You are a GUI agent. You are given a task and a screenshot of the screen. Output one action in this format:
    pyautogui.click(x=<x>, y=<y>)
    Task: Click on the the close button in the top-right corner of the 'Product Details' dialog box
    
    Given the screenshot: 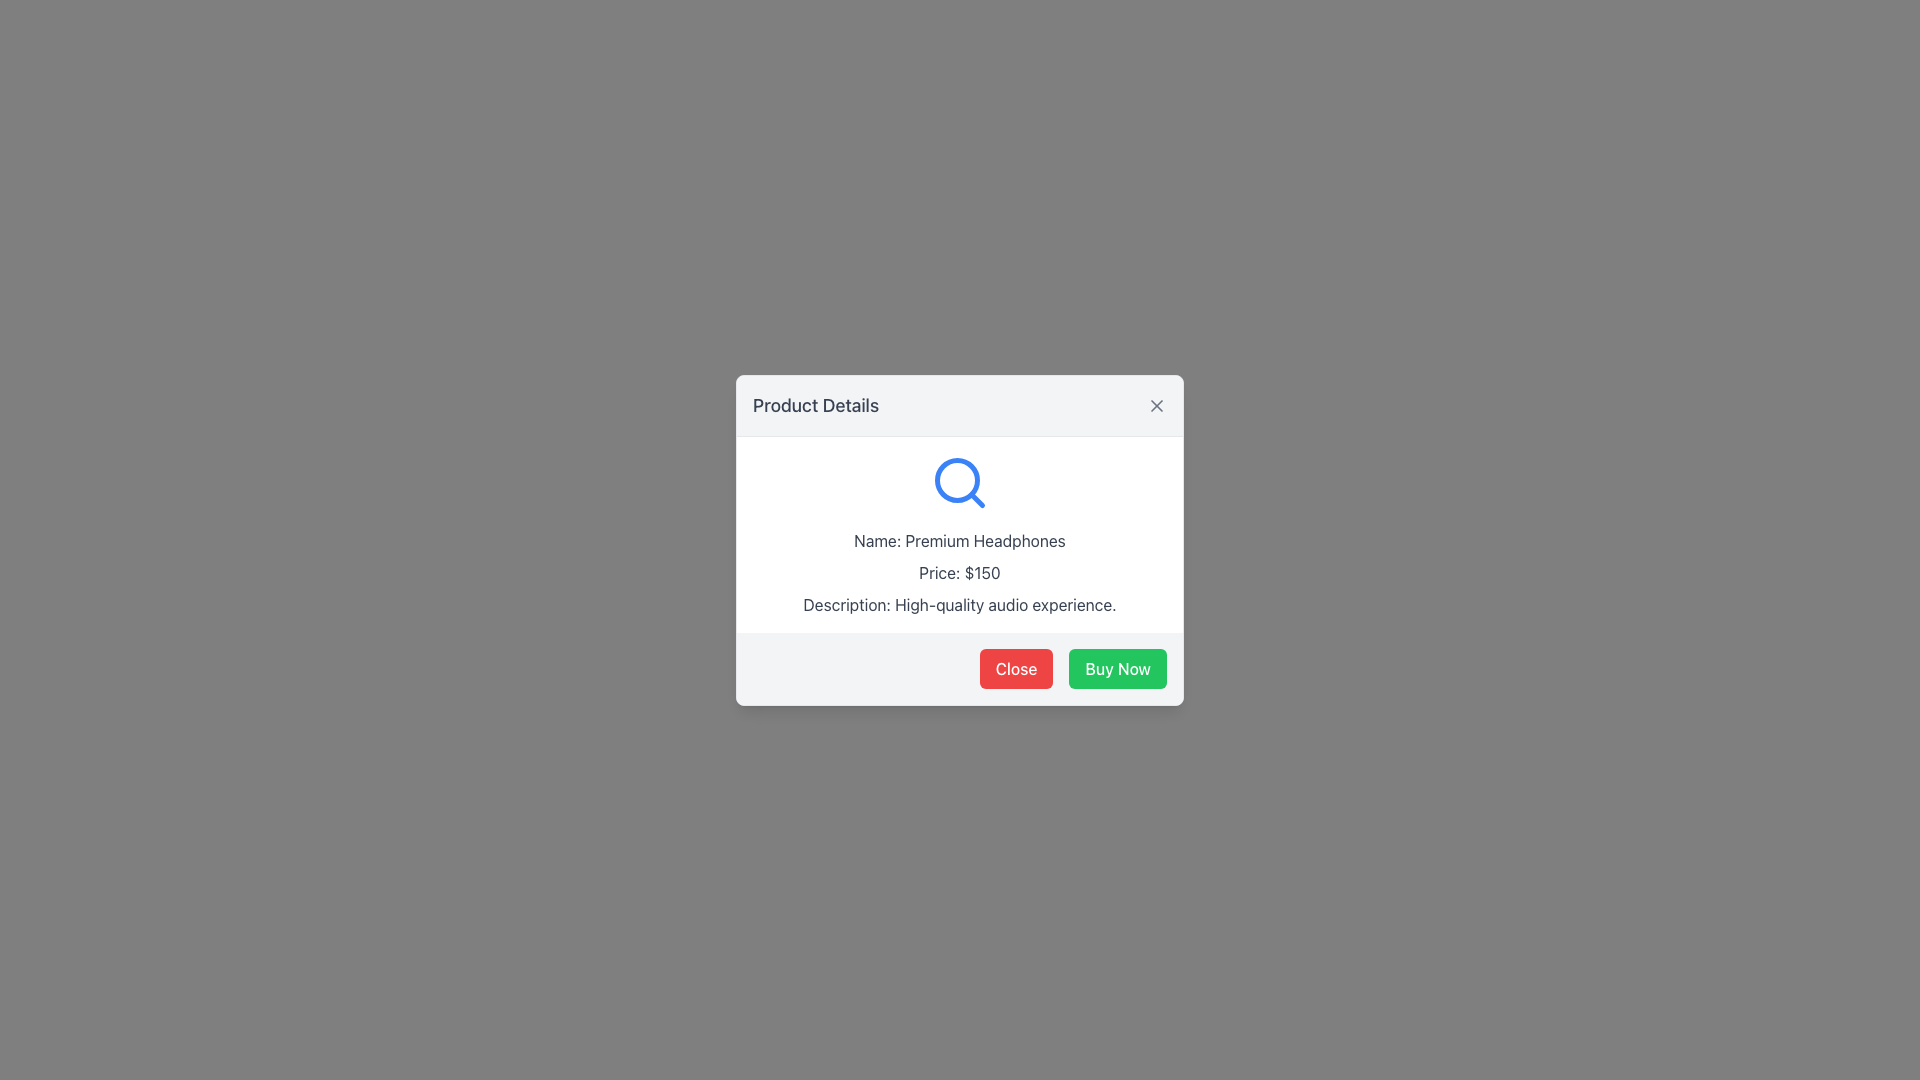 What is the action you would take?
    pyautogui.click(x=1156, y=405)
    